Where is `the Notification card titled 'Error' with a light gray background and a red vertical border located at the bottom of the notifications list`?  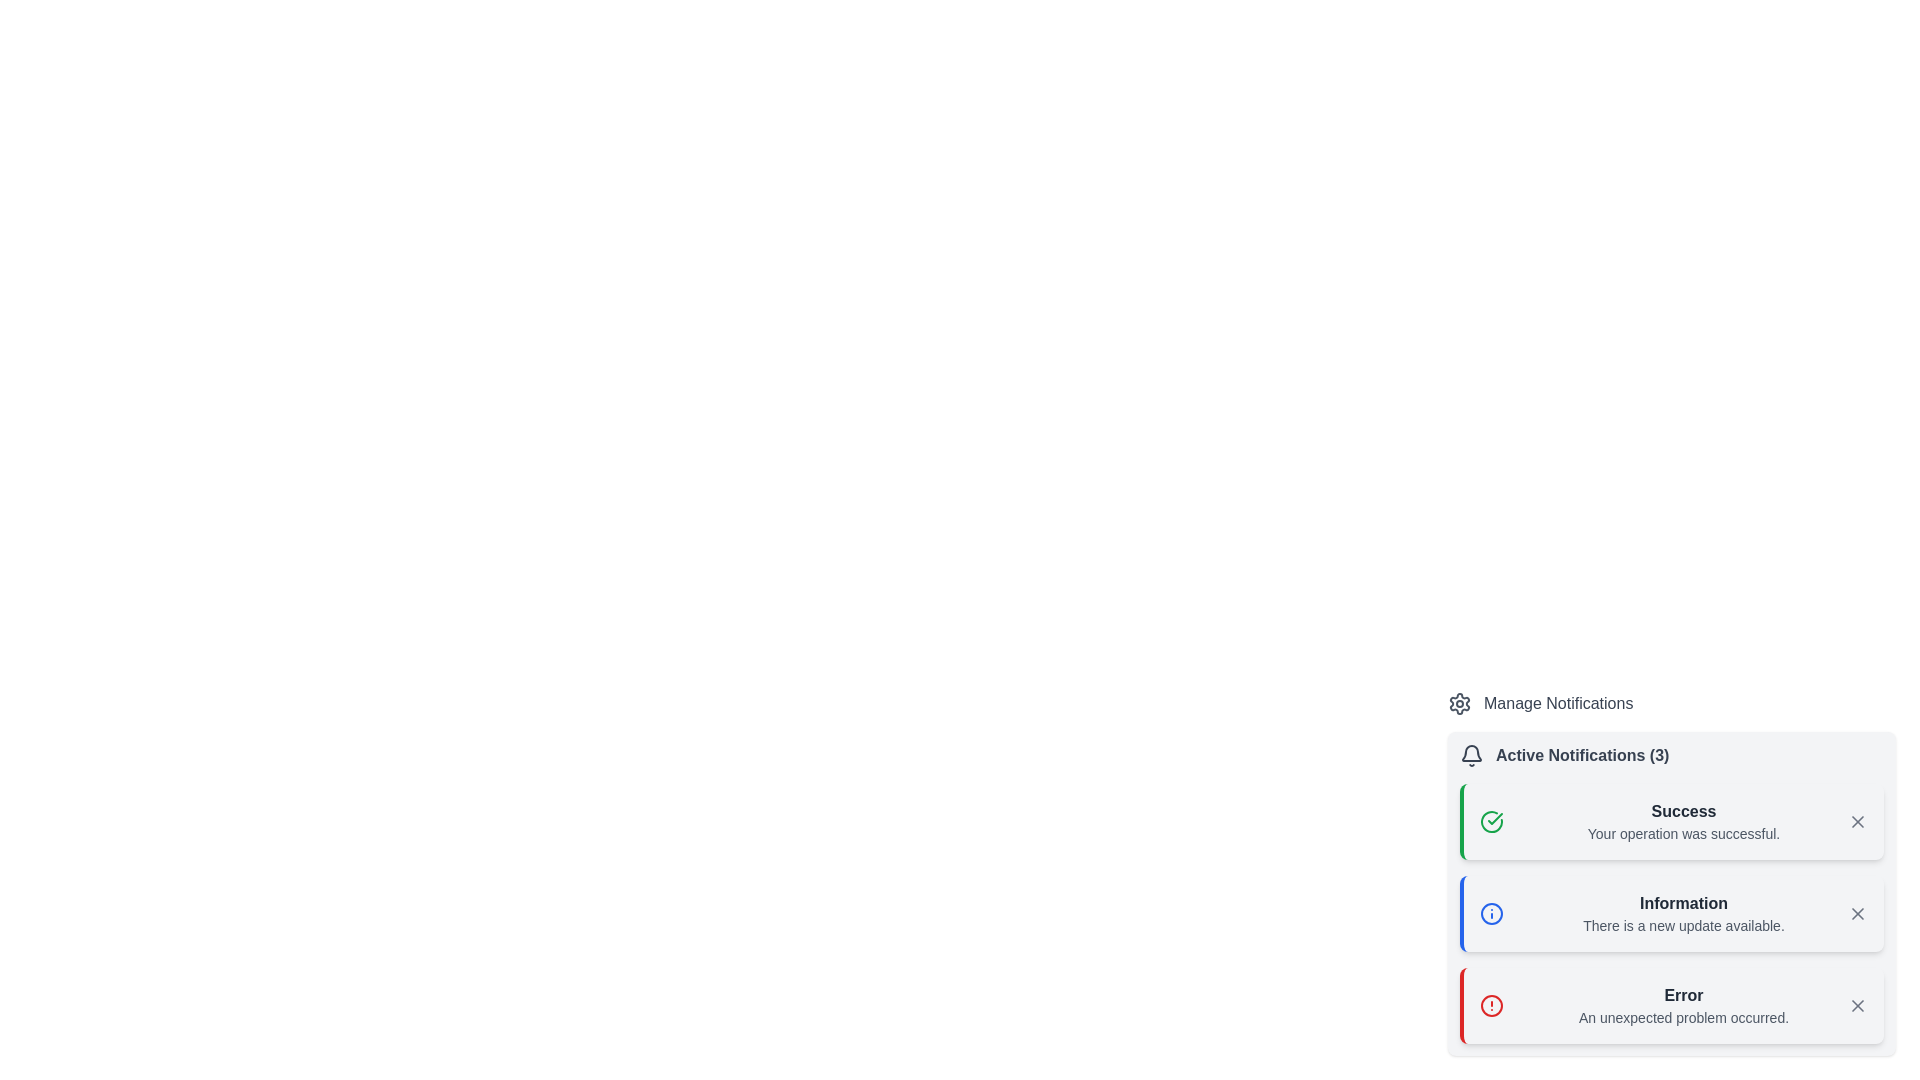 the Notification card titled 'Error' with a light gray background and a red vertical border located at the bottom of the notifications list is located at coordinates (1671, 1006).